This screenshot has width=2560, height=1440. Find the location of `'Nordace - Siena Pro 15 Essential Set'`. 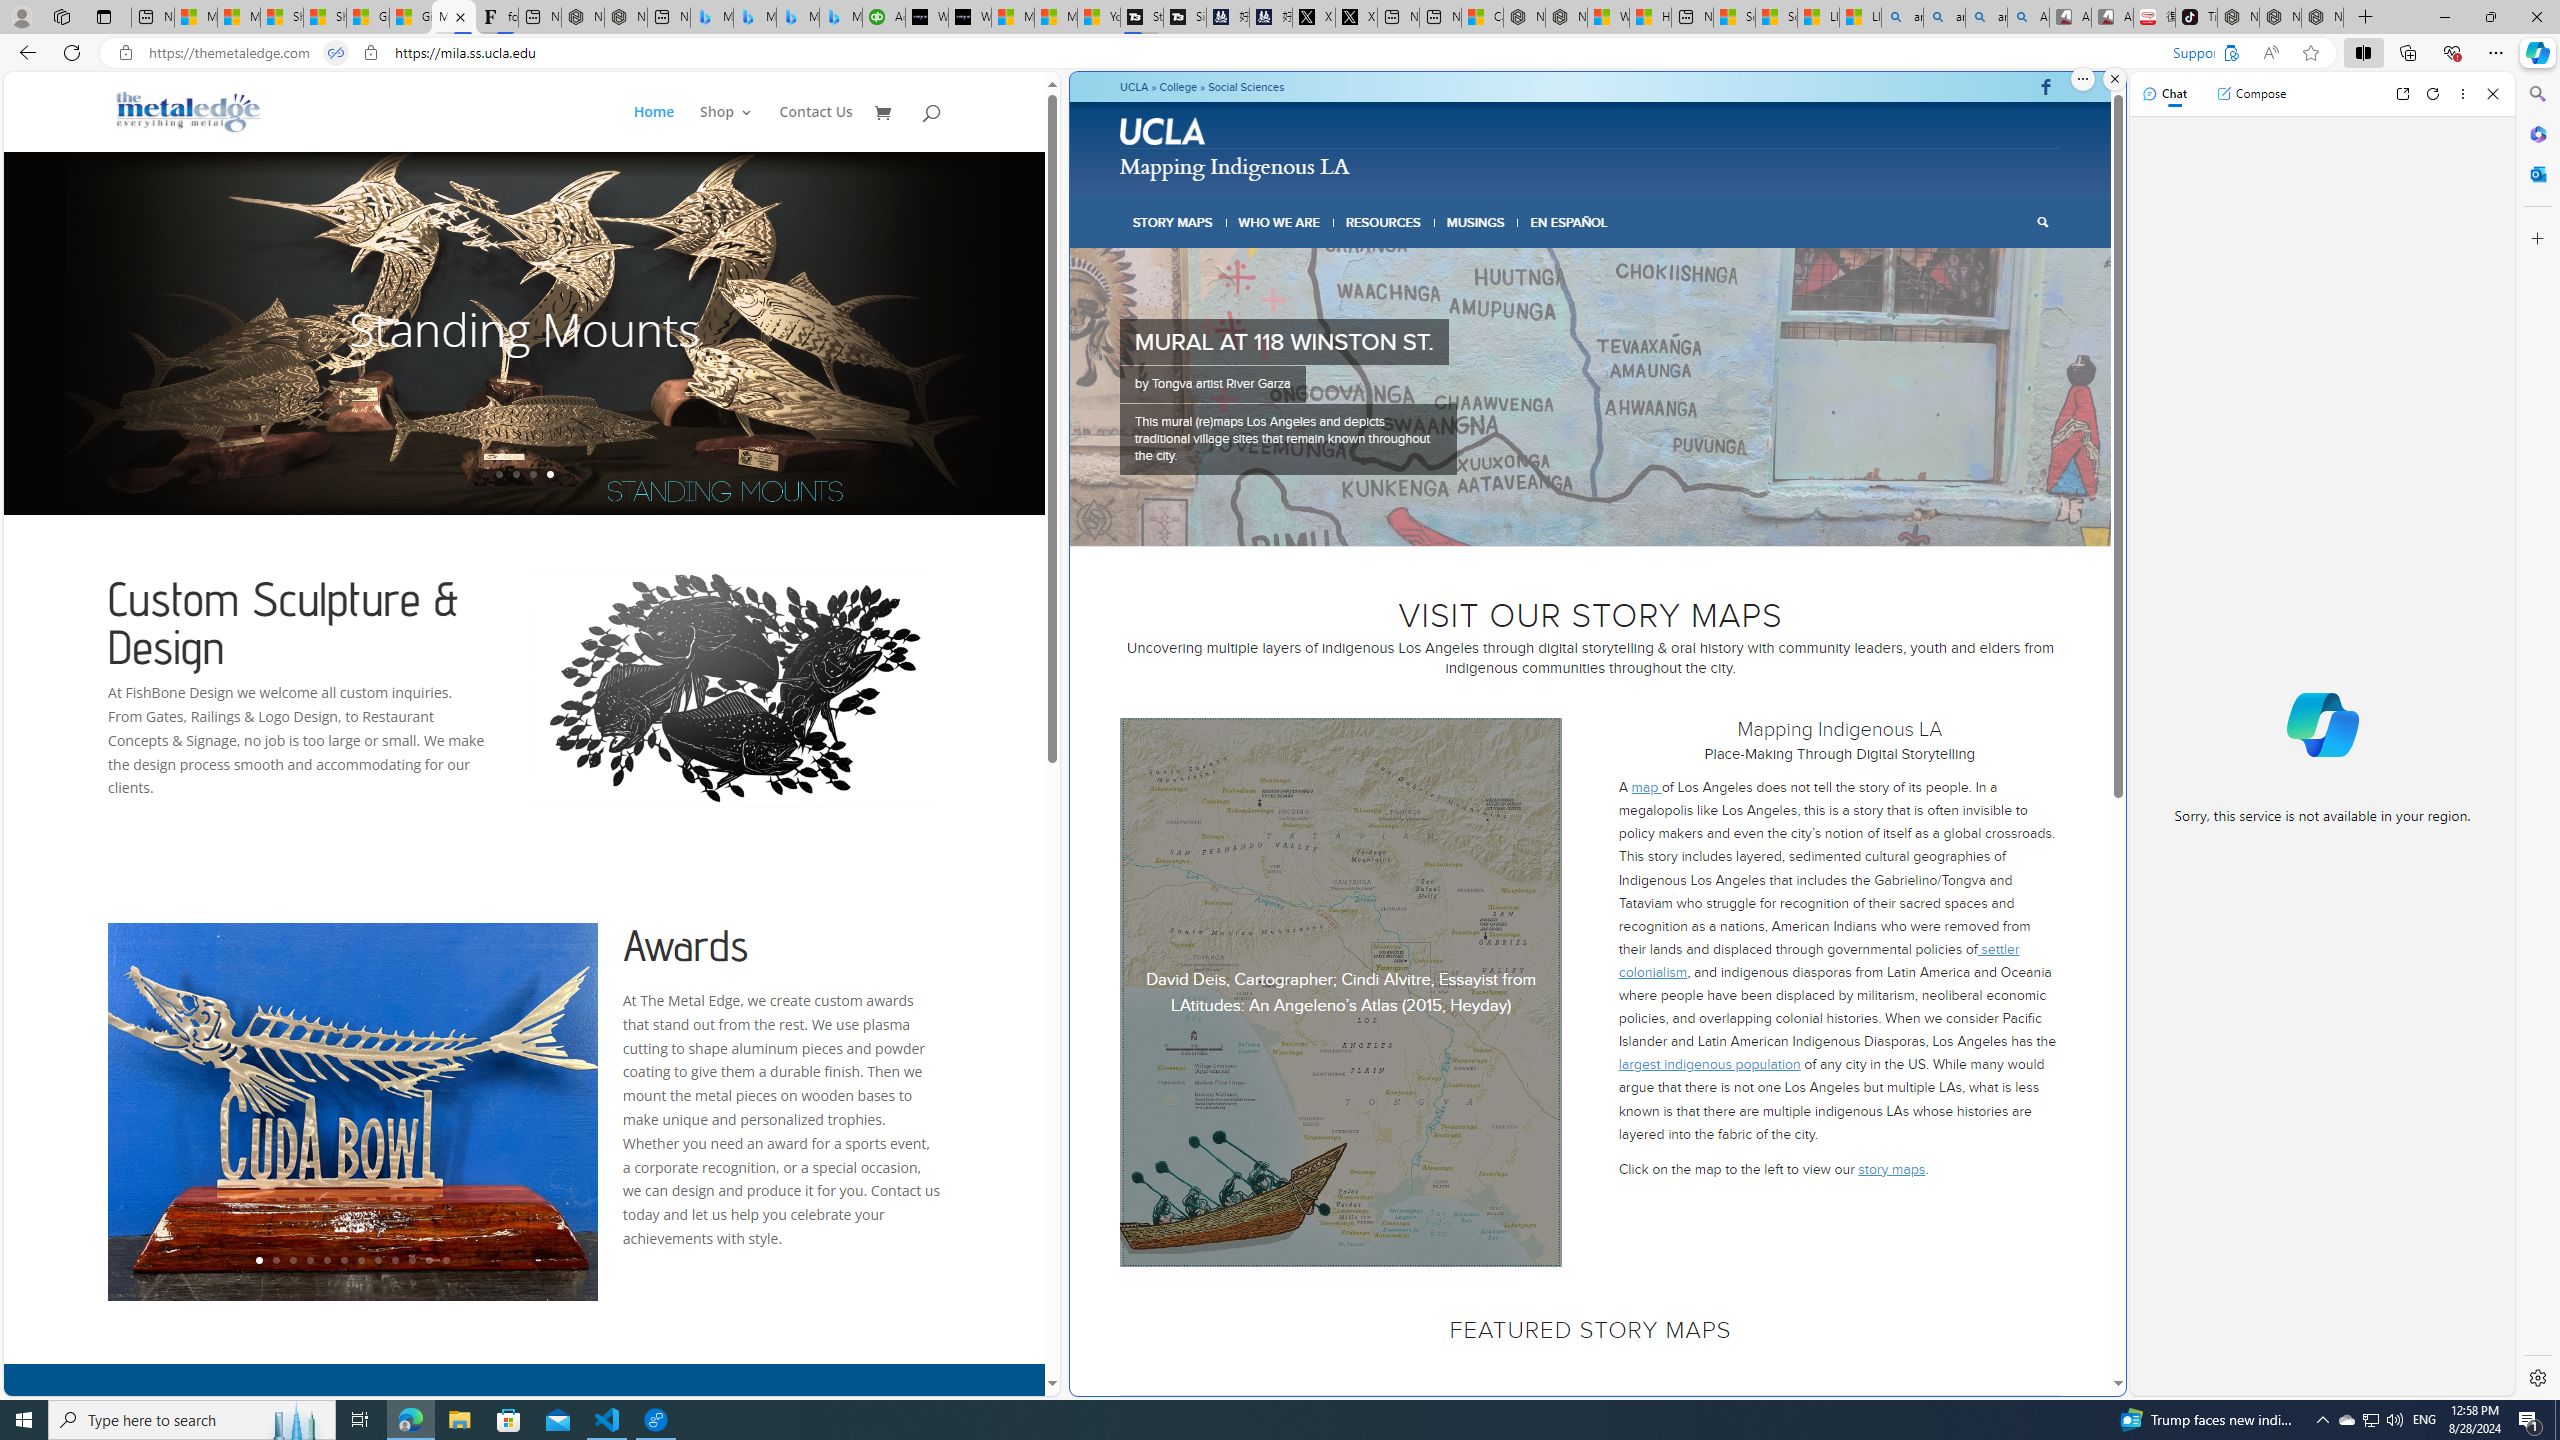

'Nordace - Siena Pro 15 Essential Set' is located at coordinates (2323, 16).